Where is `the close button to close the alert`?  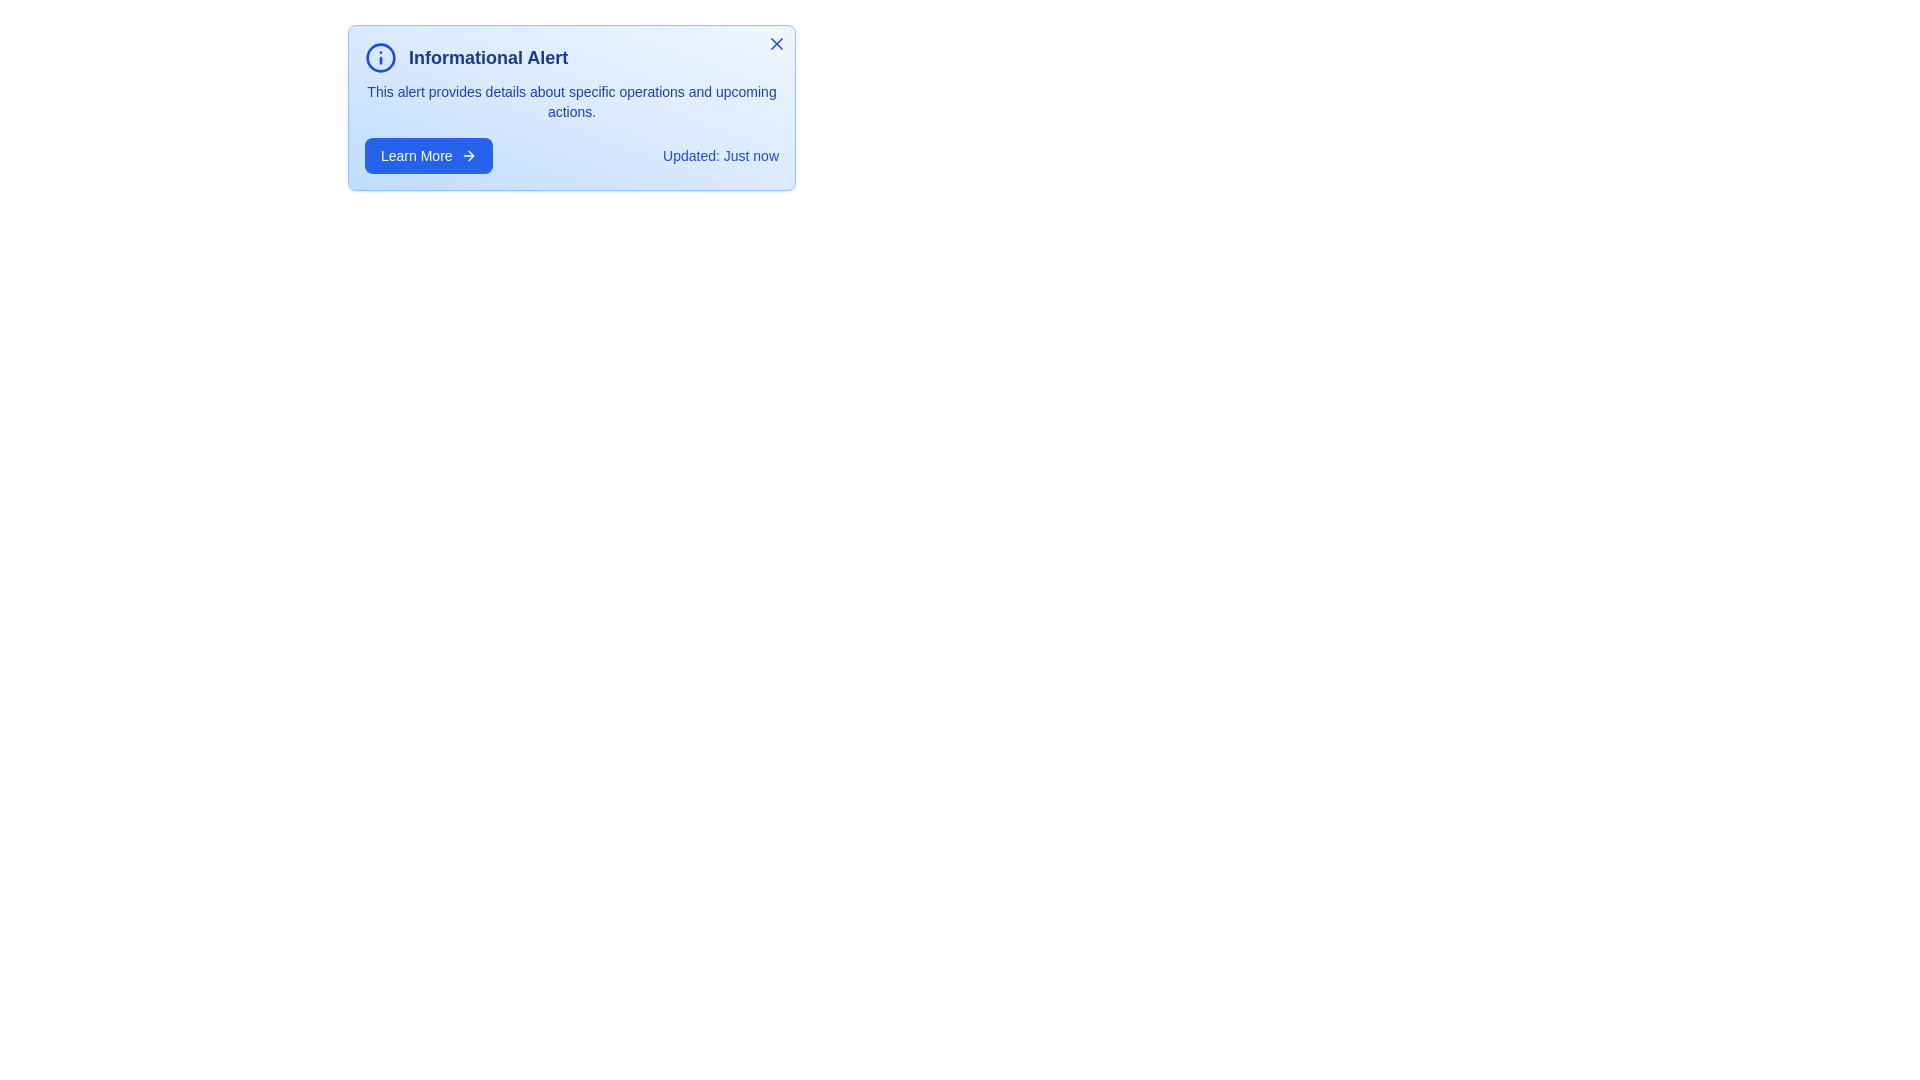 the close button to close the alert is located at coordinates (776, 43).